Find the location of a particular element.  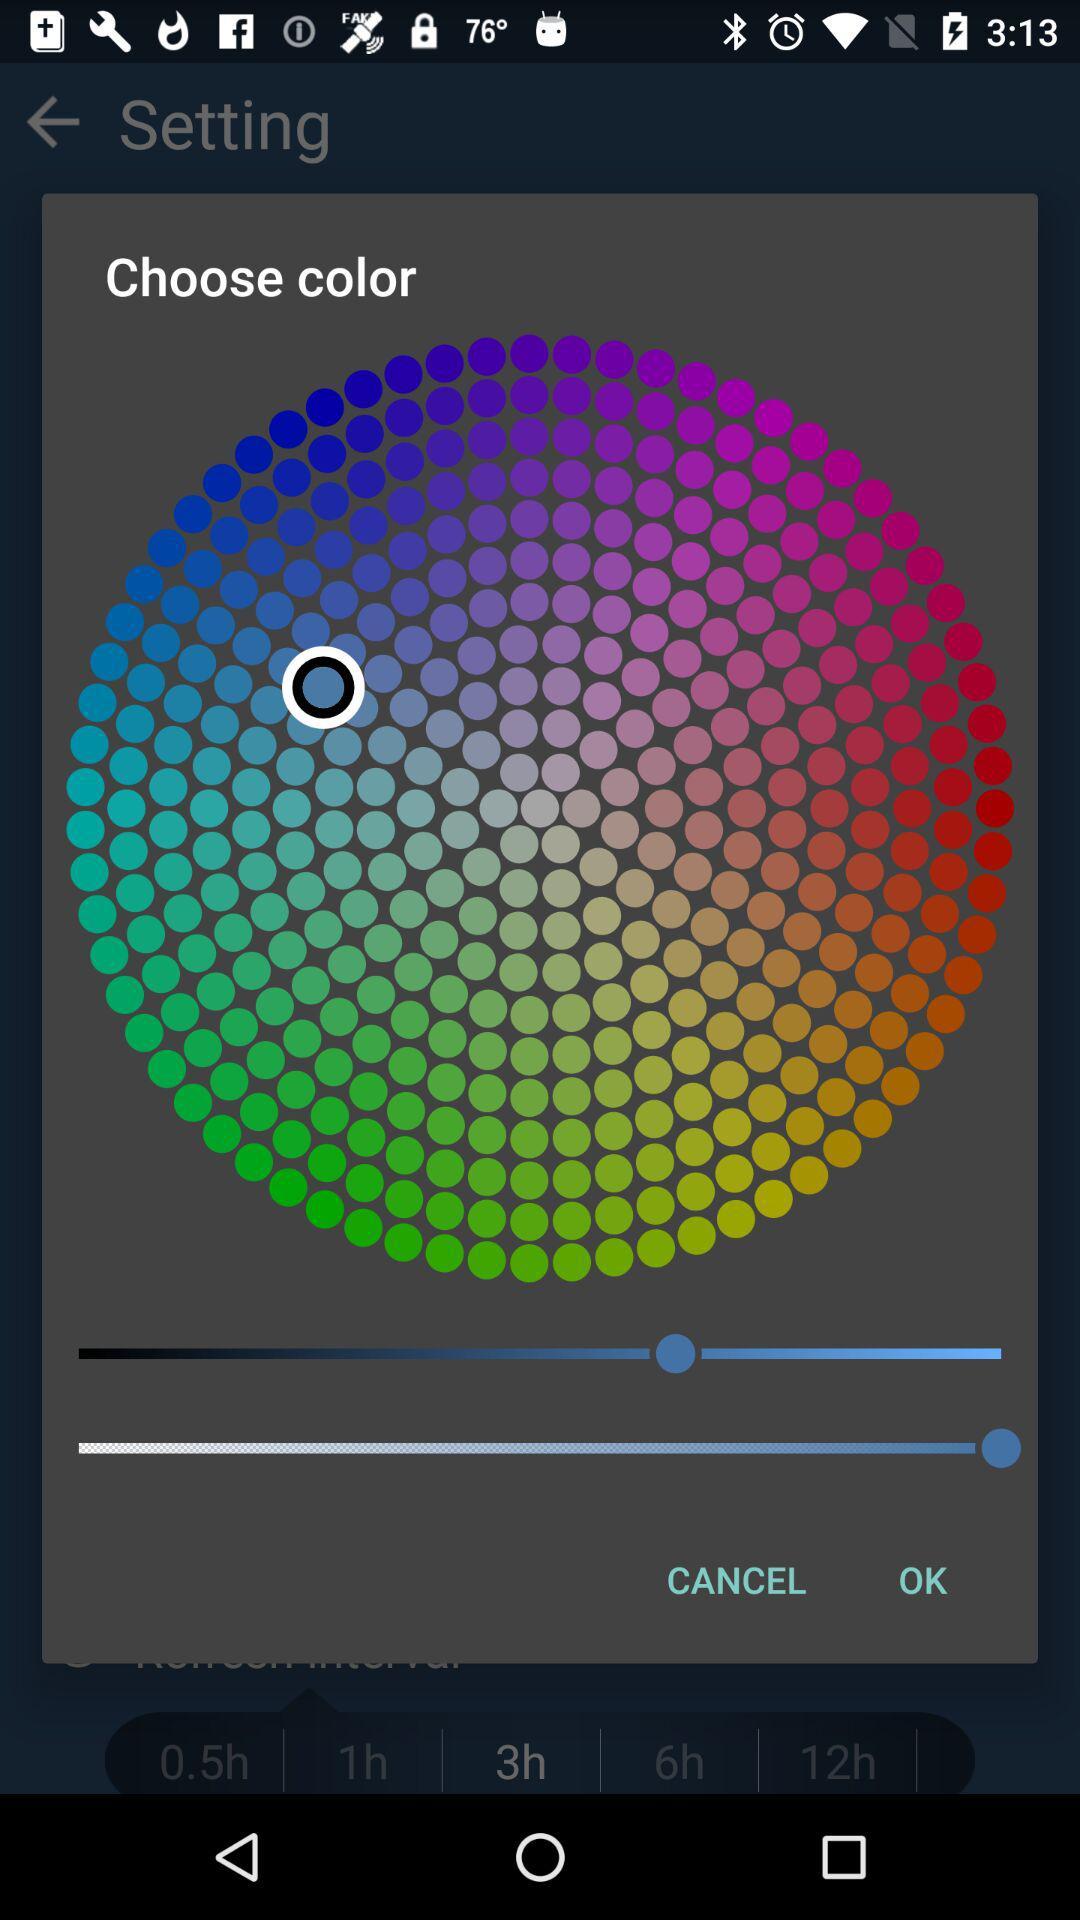

item next to the ok is located at coordinates (736, 1578).